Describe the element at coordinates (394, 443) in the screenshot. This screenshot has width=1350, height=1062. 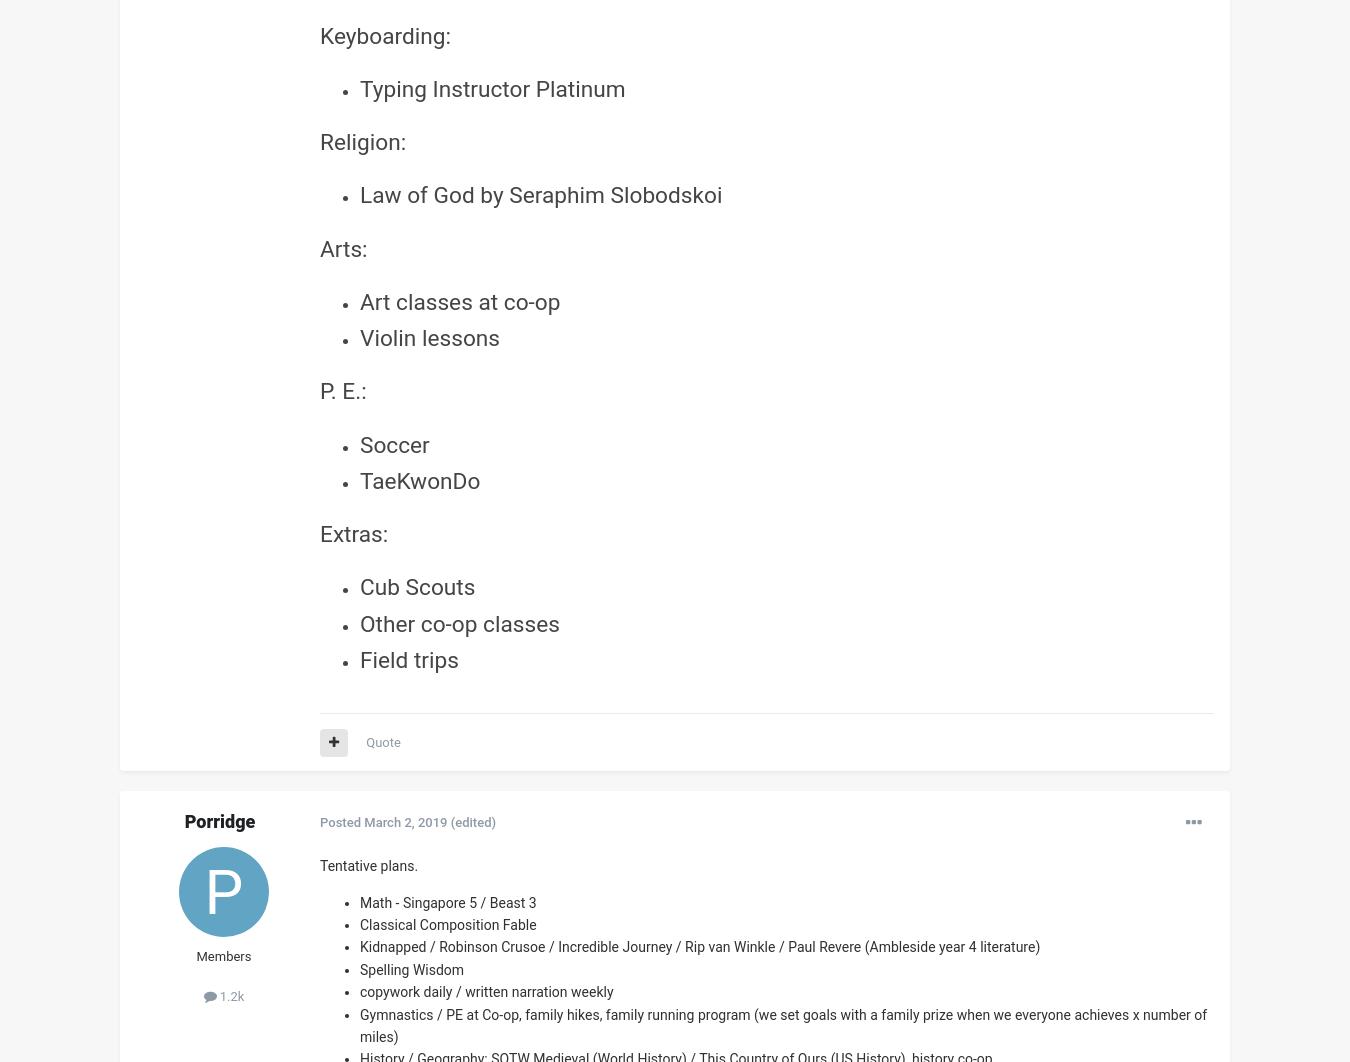
I see `'Soccer'` at that location.